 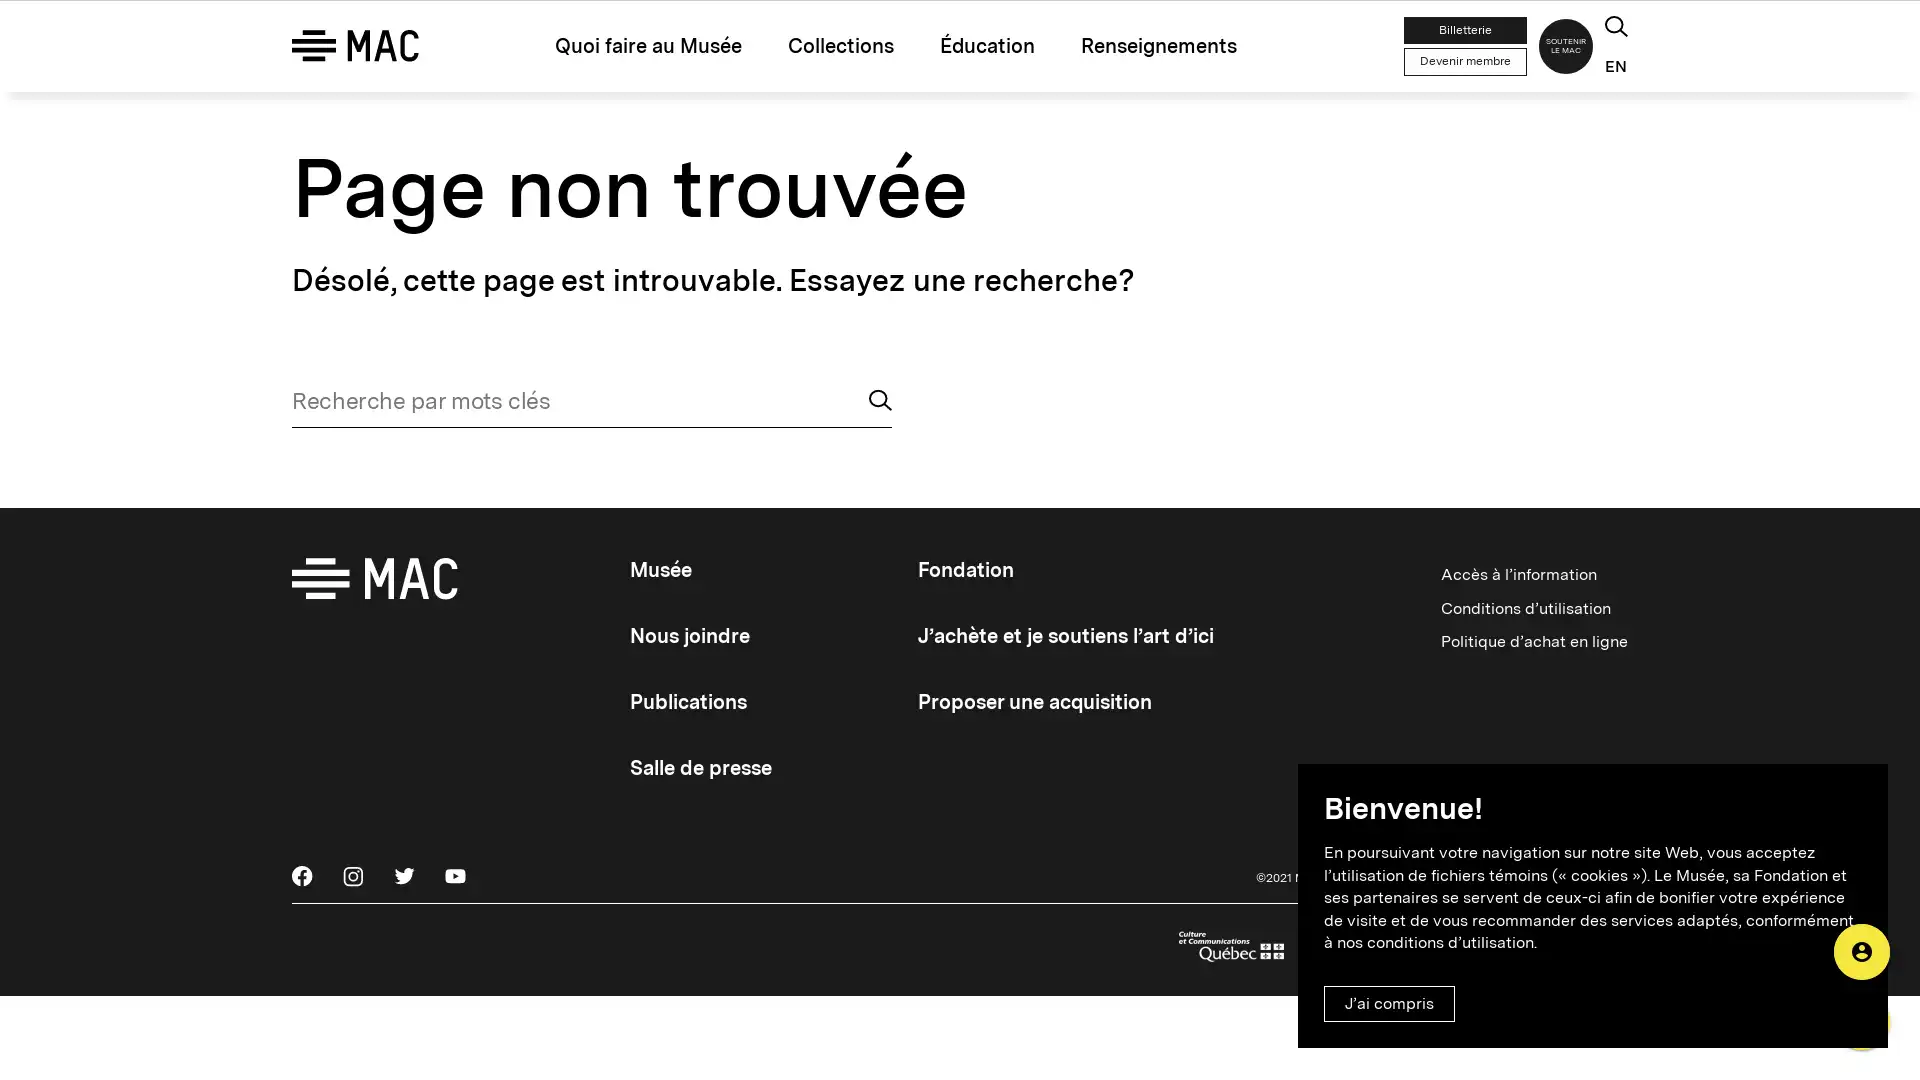 I want to click on Jai compris, so click(x=1388, y=1003).